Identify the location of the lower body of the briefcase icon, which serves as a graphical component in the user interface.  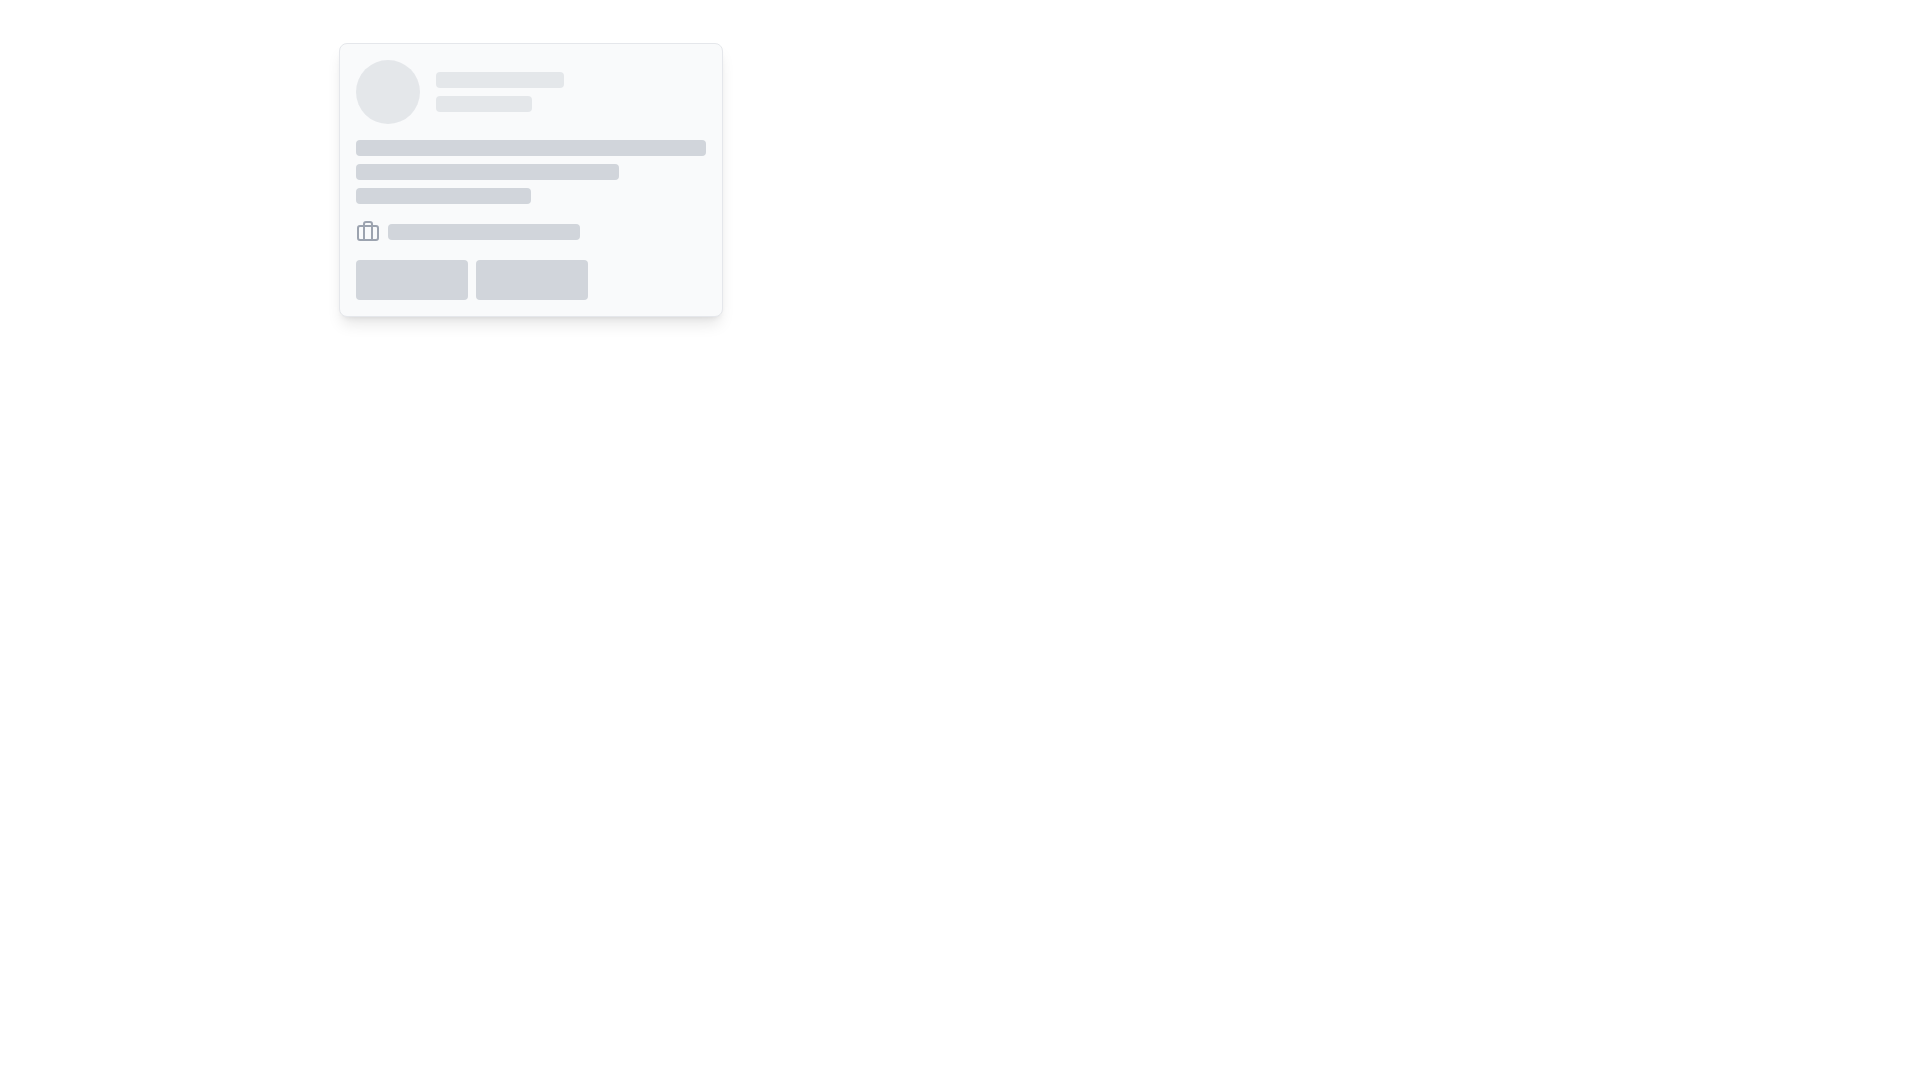
(368, 231).